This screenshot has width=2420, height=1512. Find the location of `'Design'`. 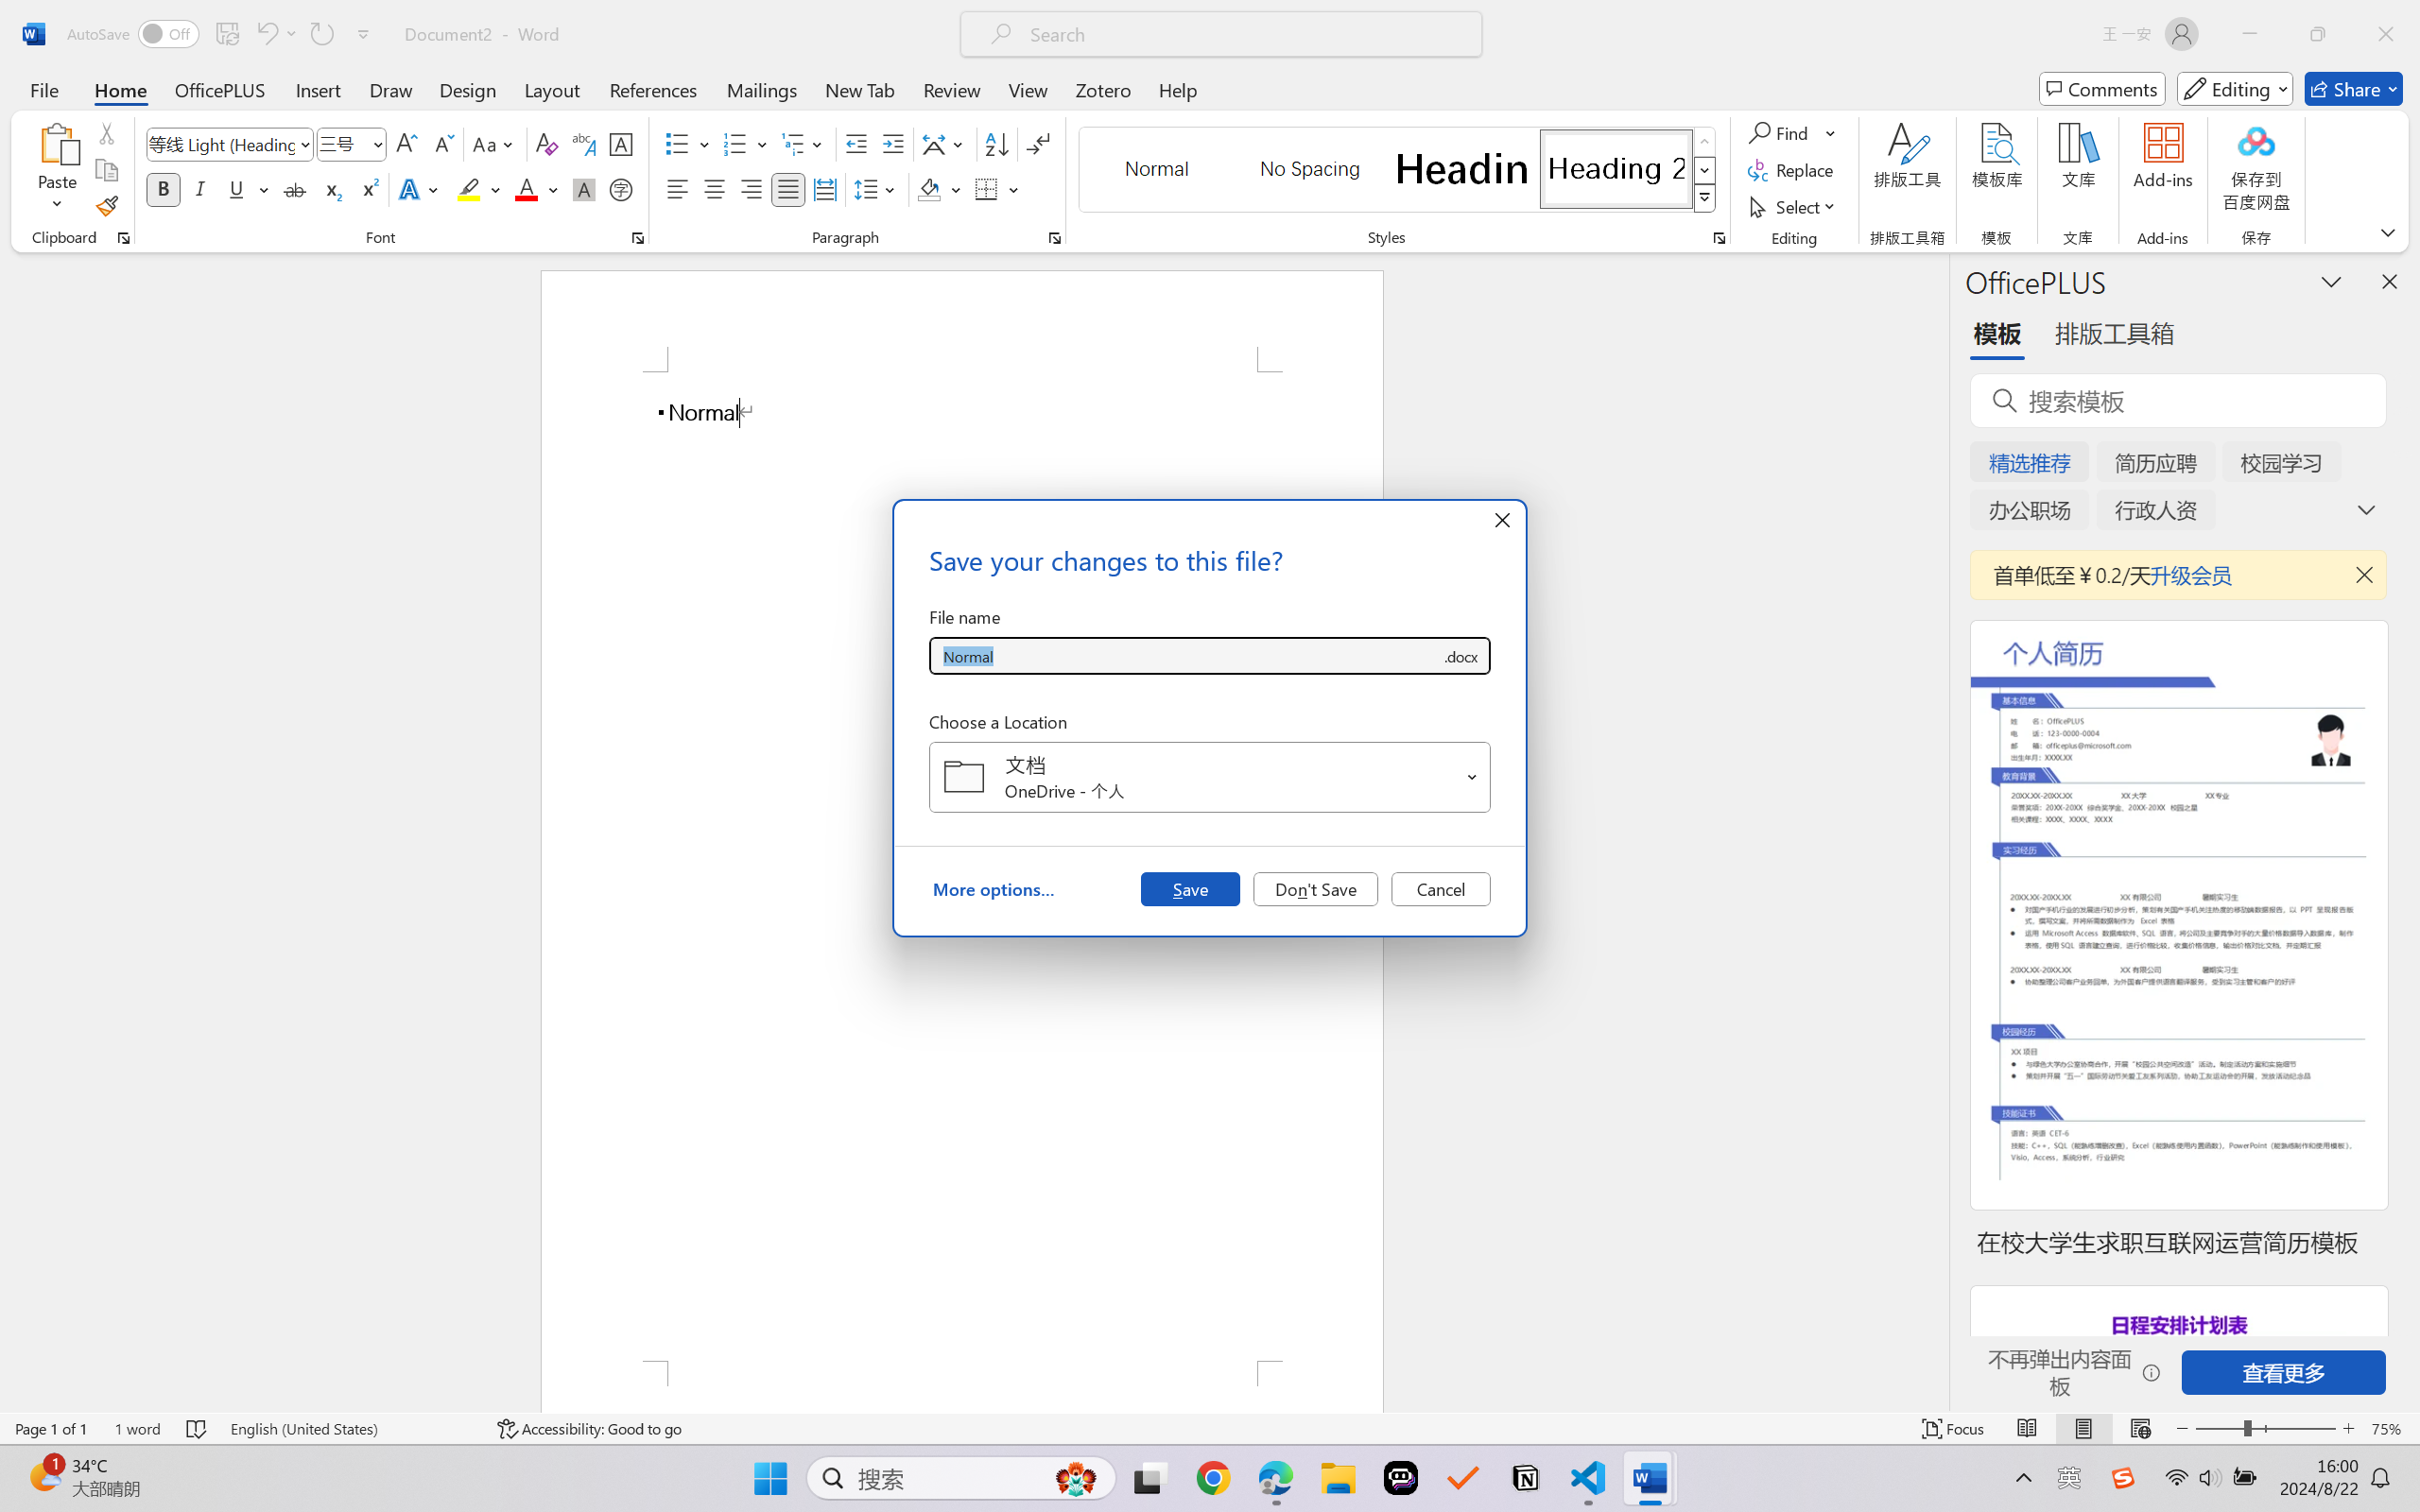

'Design' is located at coordinates (467, 88).